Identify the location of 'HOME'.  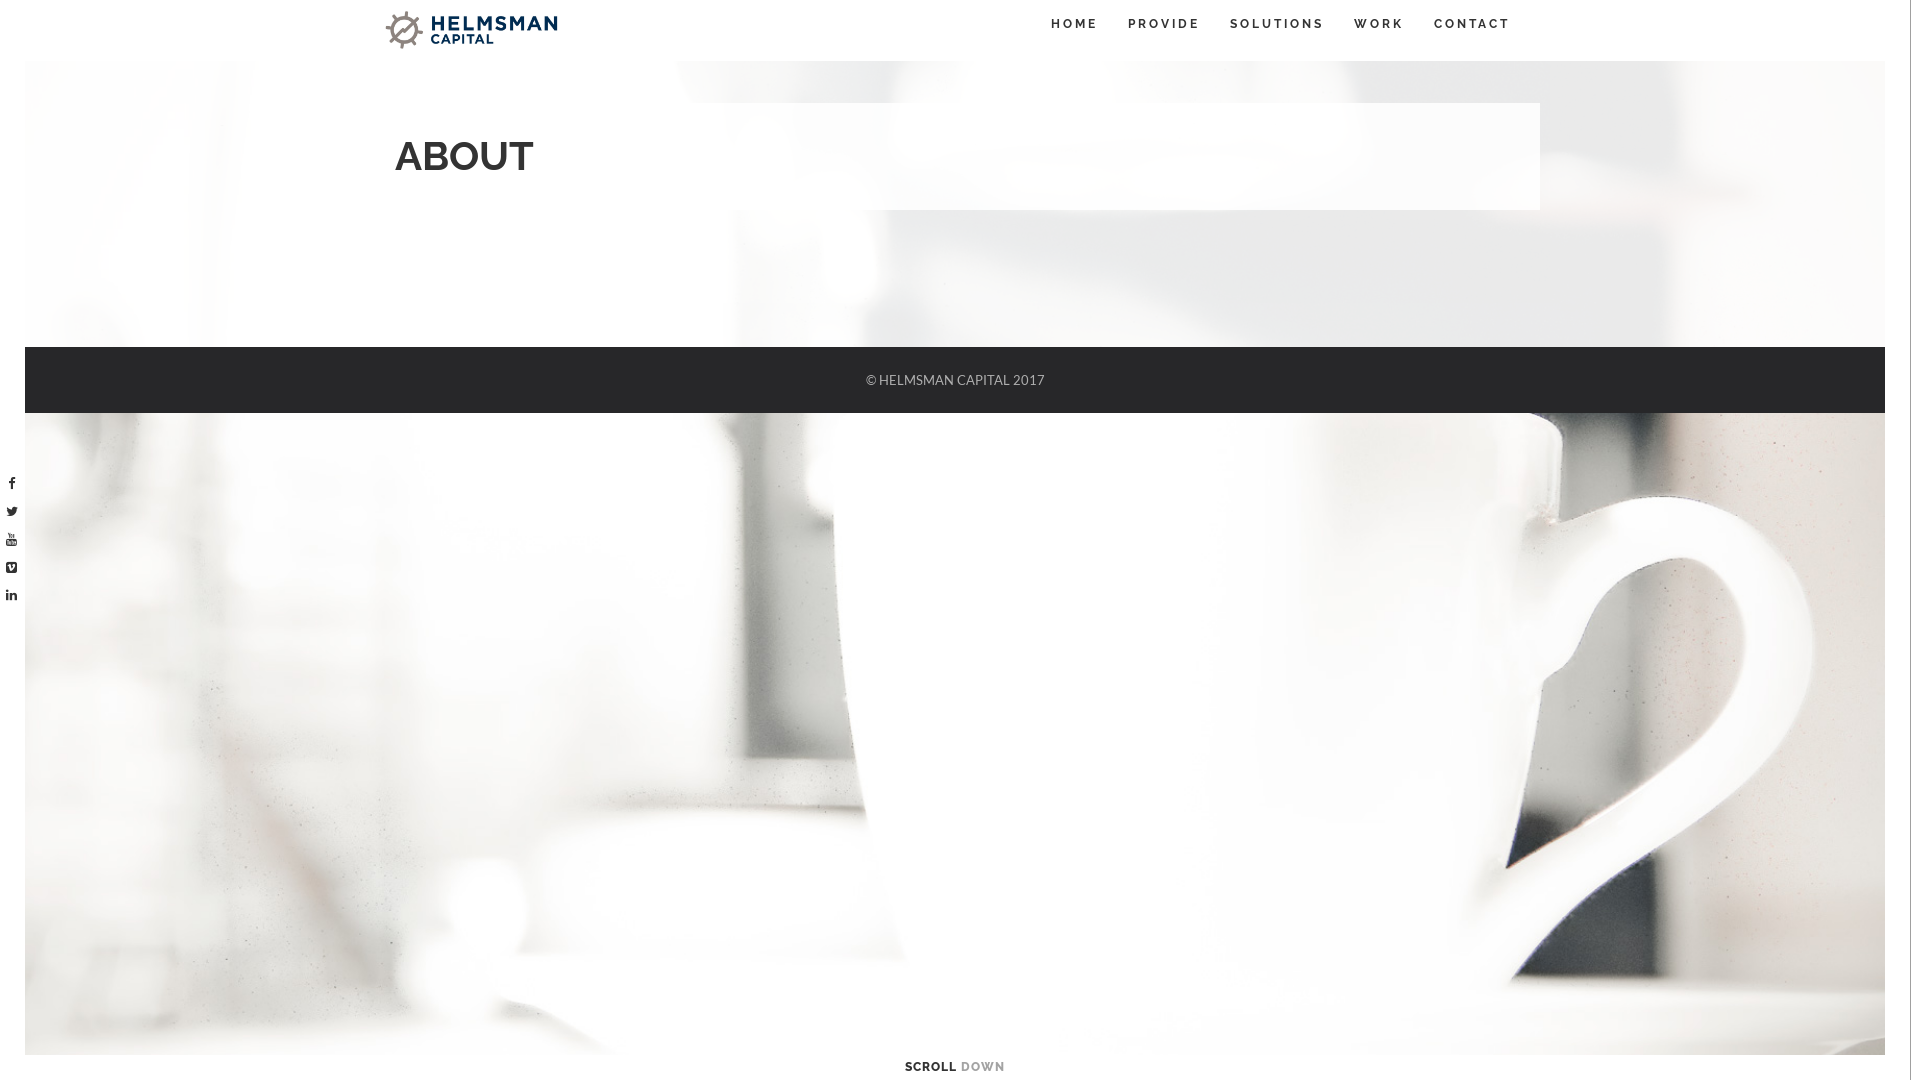
(1050, 23).